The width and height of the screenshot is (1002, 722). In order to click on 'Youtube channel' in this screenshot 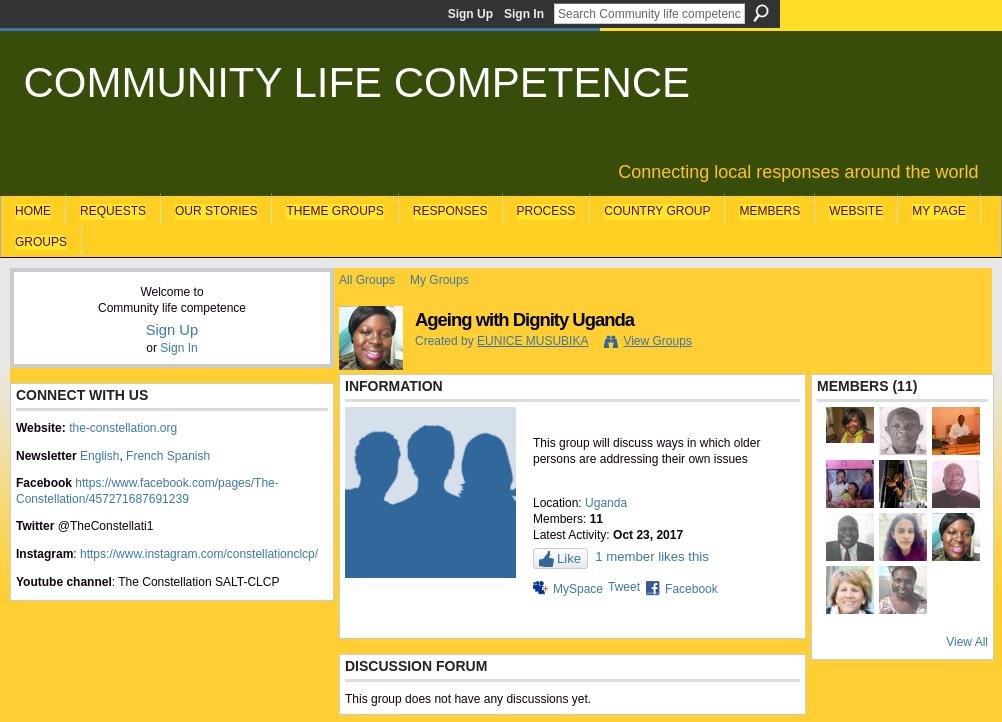, I will do `click(16, 579)`.